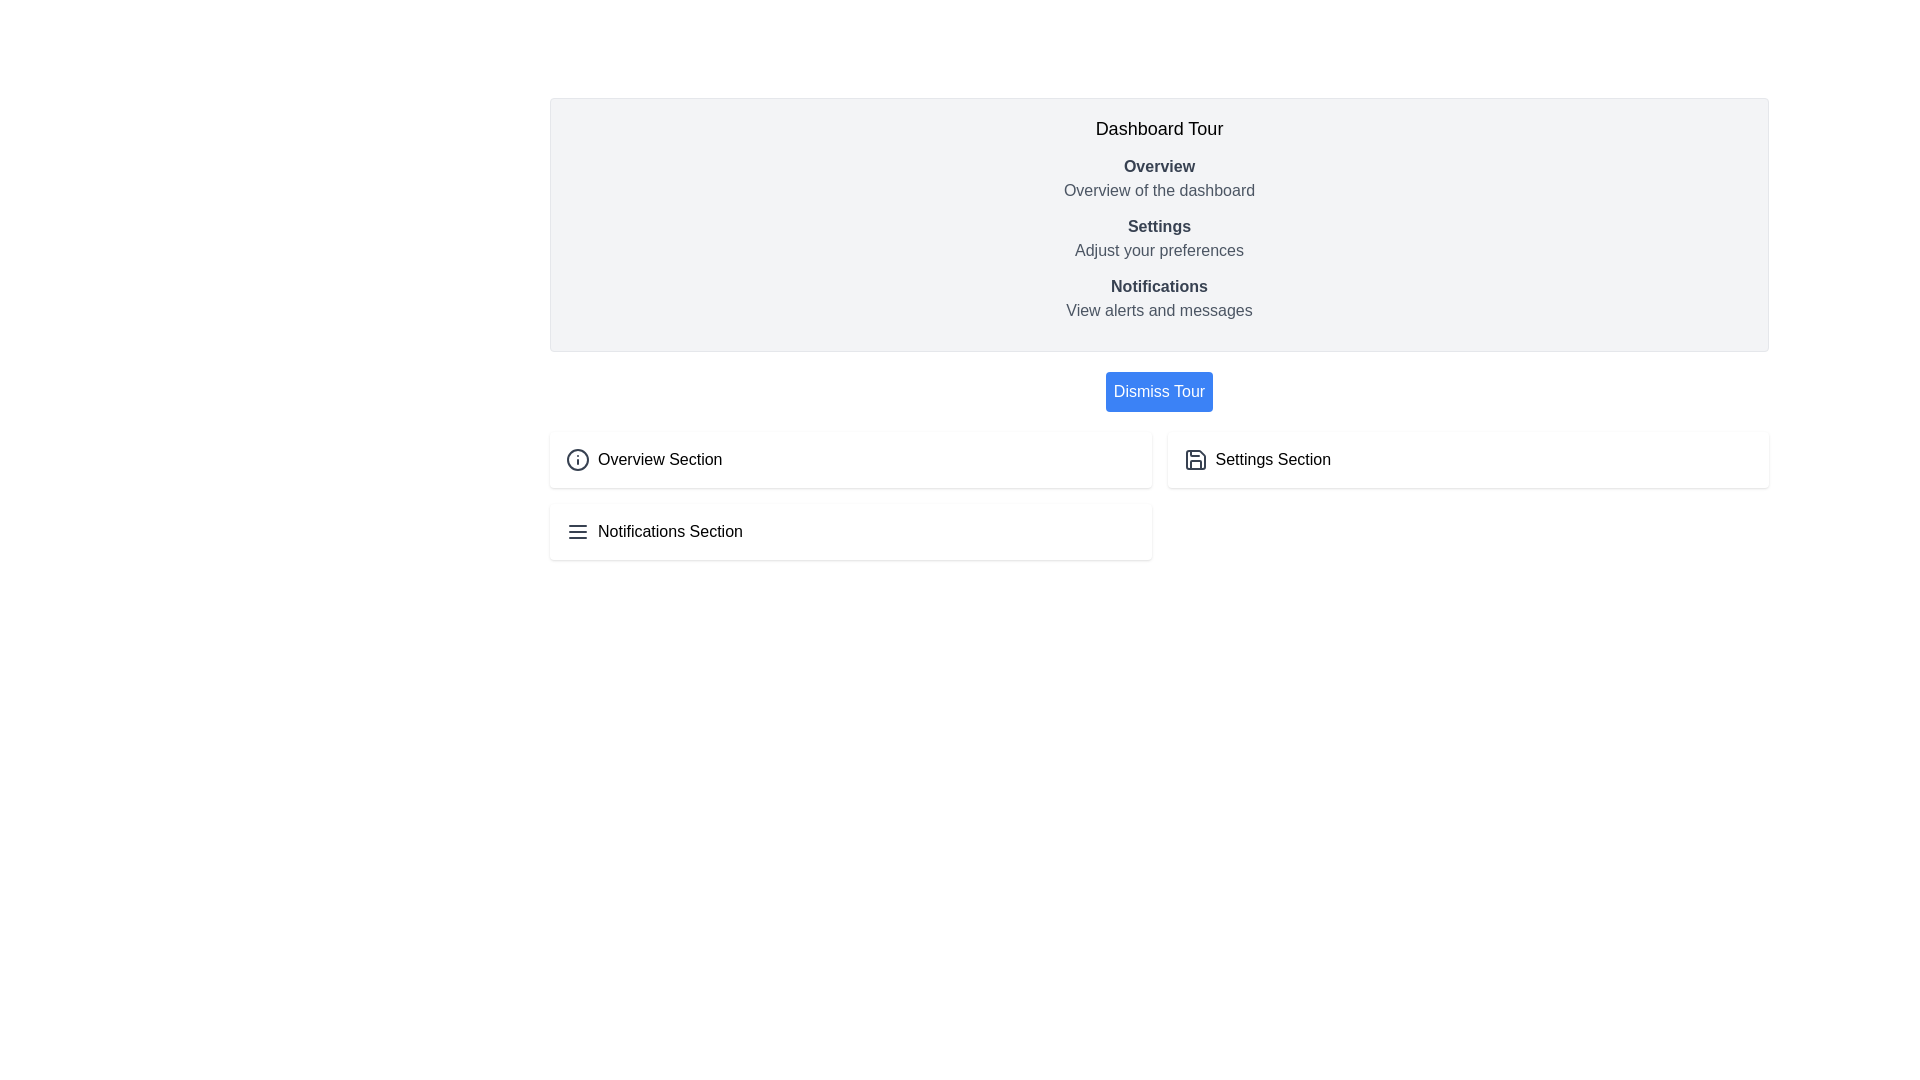  What do you see at coordinates (1159, 392) in the screenshot?
I see `the 'Dismiss Tour' button with a blue background and white text to trigger a visual ring effect around it` at bounding box center [1159, 392].